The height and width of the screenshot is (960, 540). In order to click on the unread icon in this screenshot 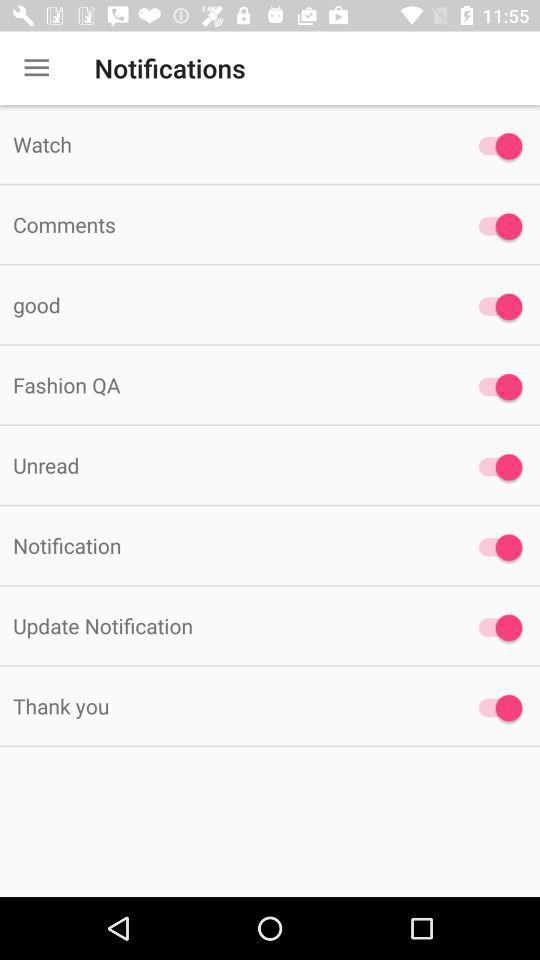, I will do `click(224, 465)`.